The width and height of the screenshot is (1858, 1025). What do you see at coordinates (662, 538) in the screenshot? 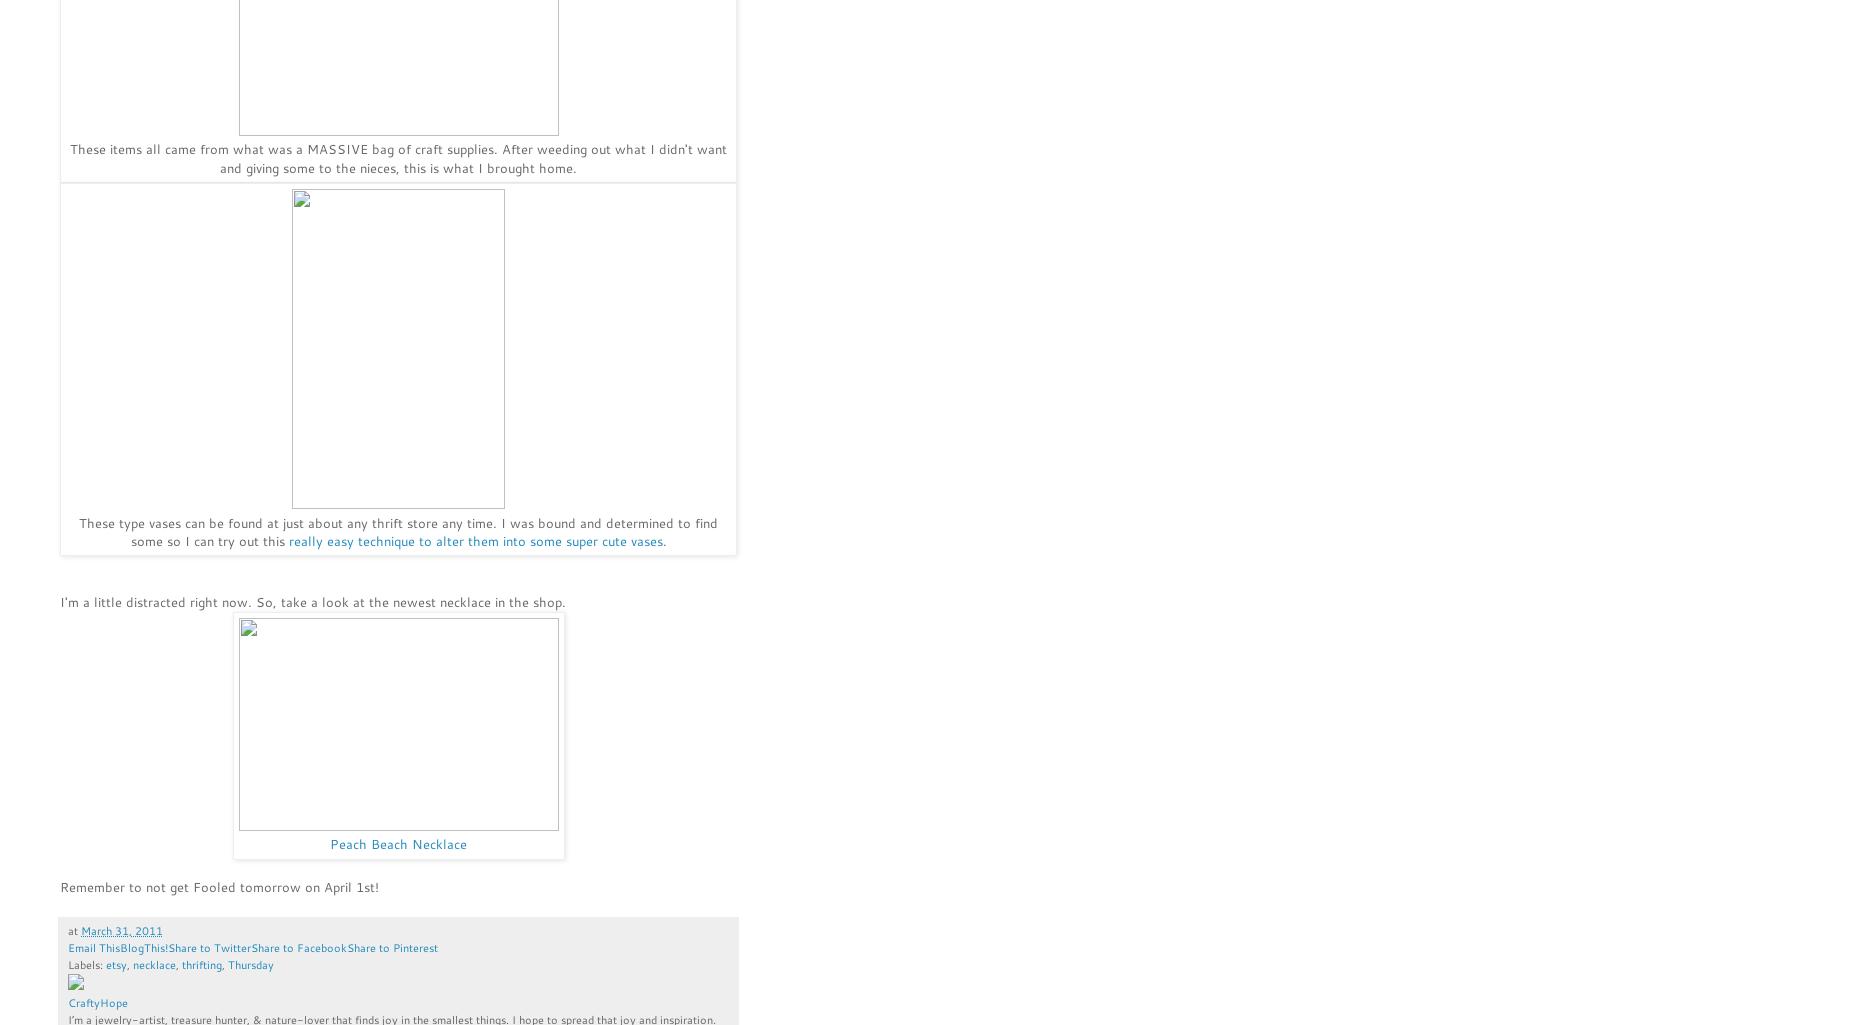
I see `'.'` at bounding box center [662, 538].